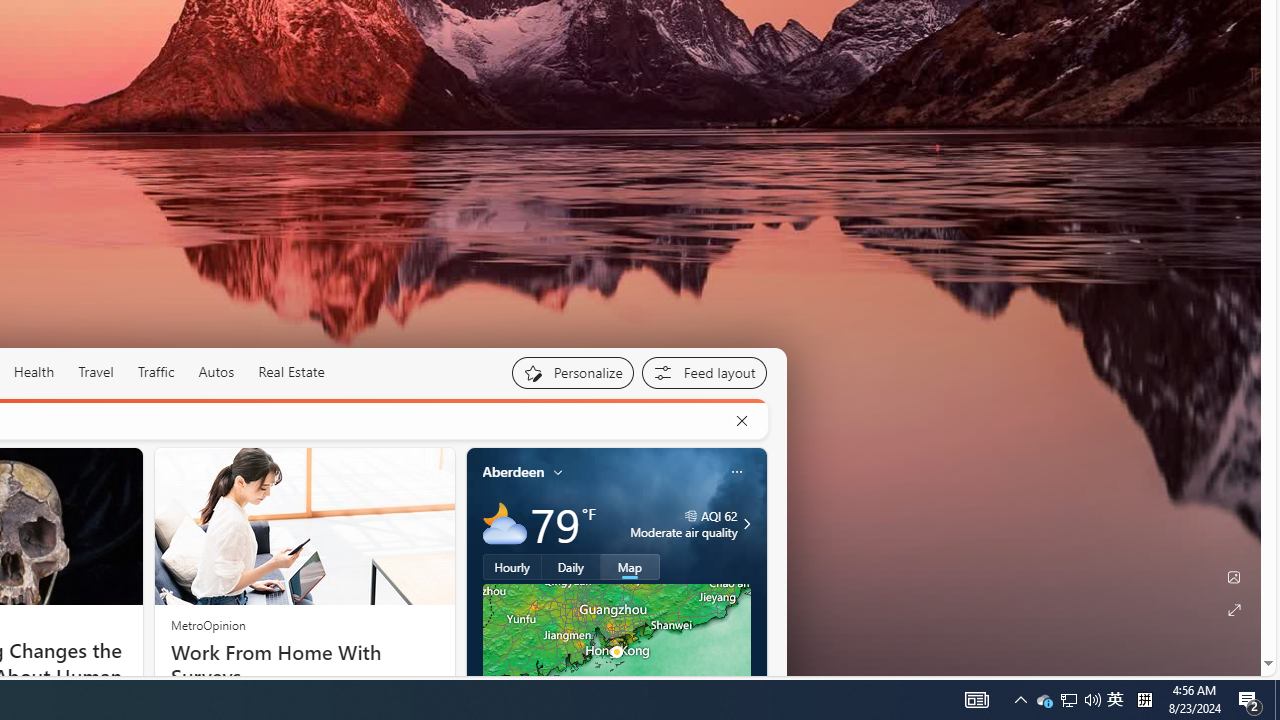  Describe the element at coordinates (216, 371) in the screenshot. I see `'Autos'` at that location.